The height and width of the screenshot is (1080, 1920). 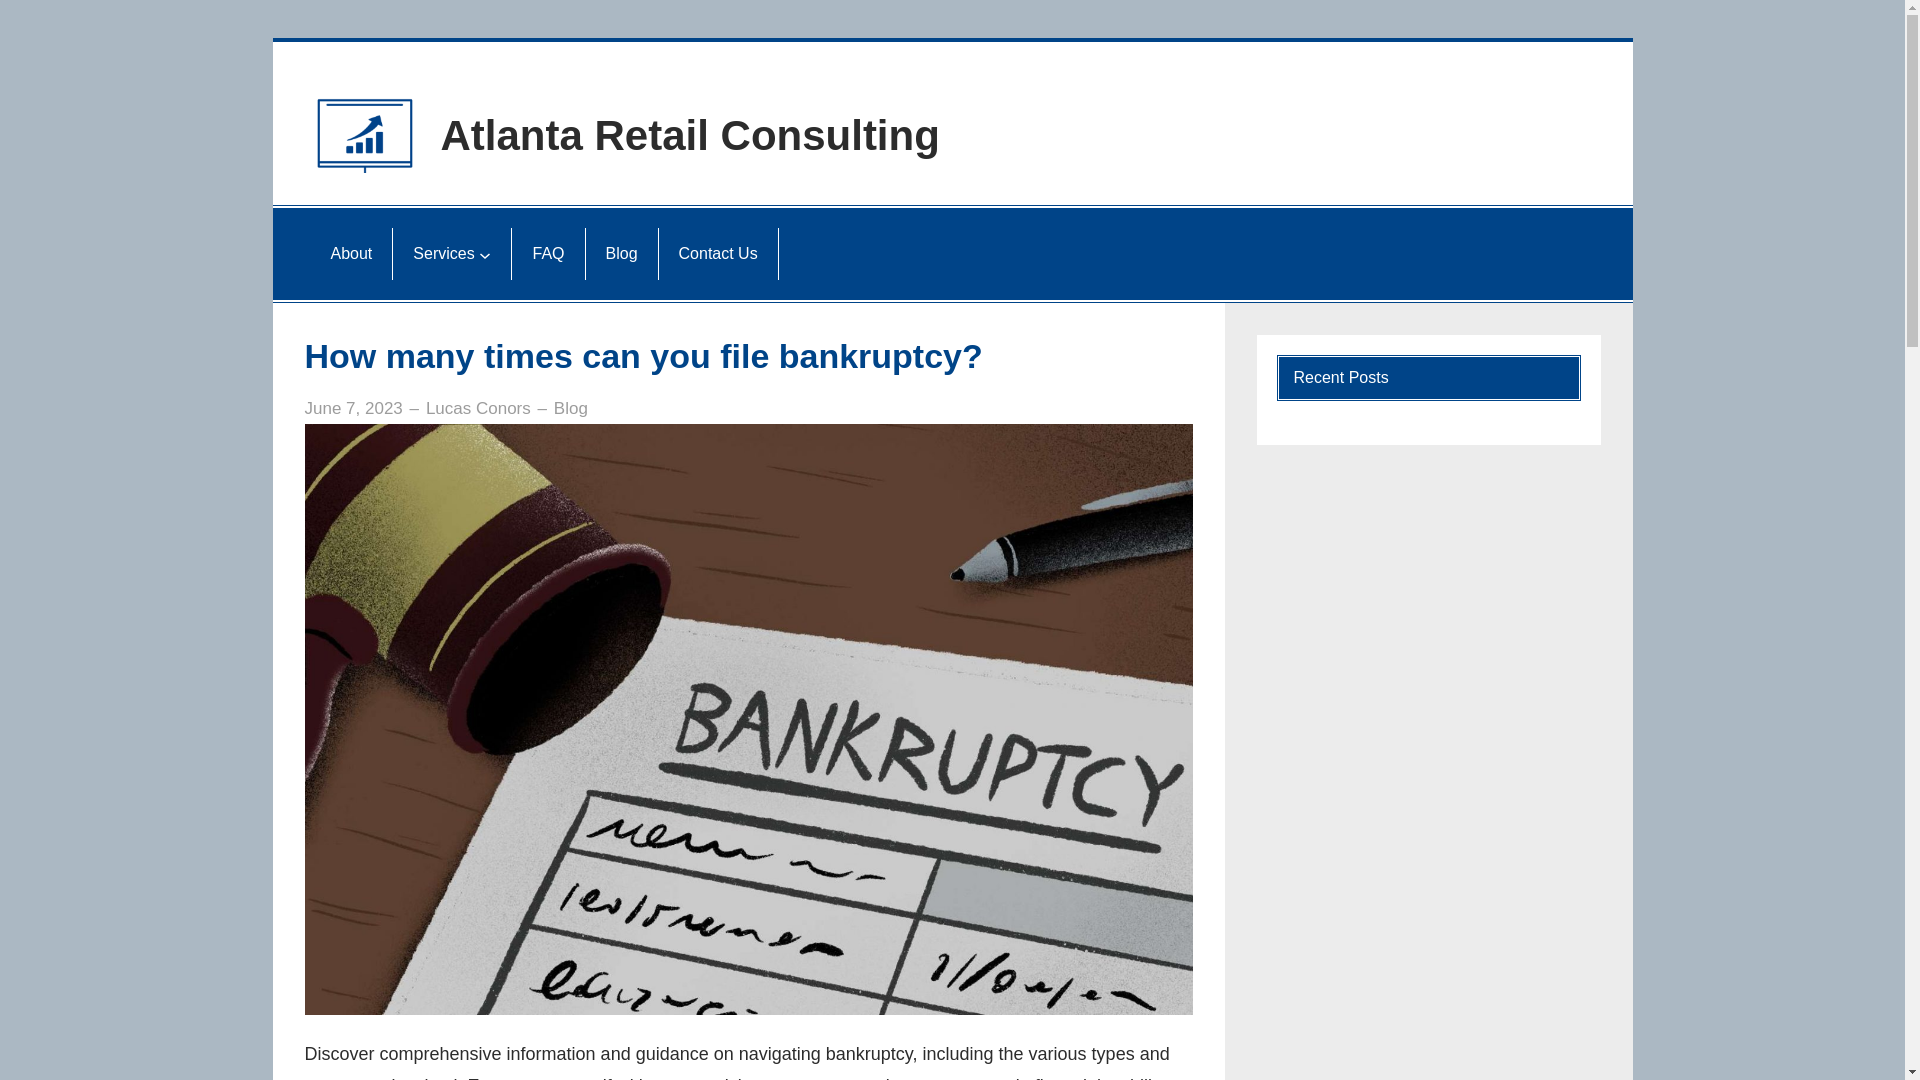 What do you see at coordinates (442, 253) in the screenshot?
I see `'Services'` at bounding box center [442, 253].